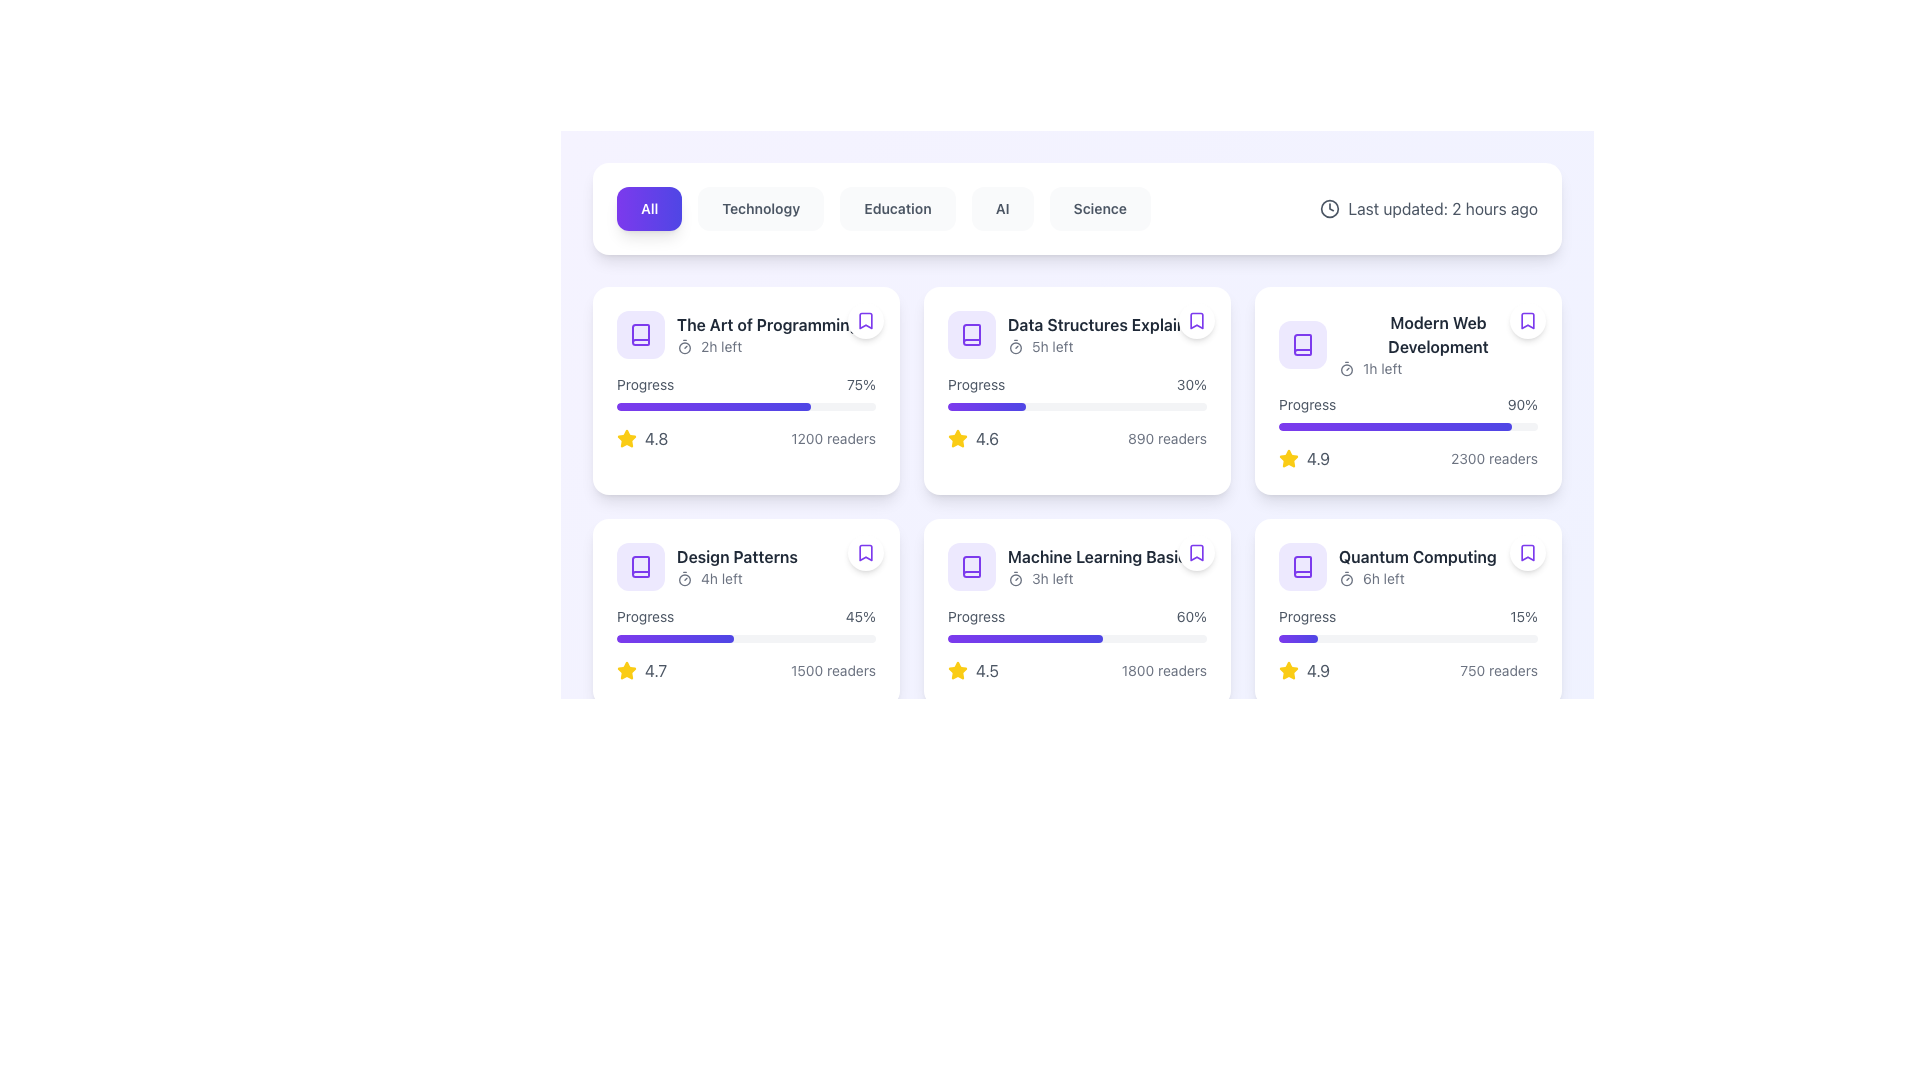 The image size is (1920, 1080). Describe the element at coordinates (745, 334) in the screenshot. I see `the title text of the 'The Art of Programming' course in the first card of the grid` at that location.